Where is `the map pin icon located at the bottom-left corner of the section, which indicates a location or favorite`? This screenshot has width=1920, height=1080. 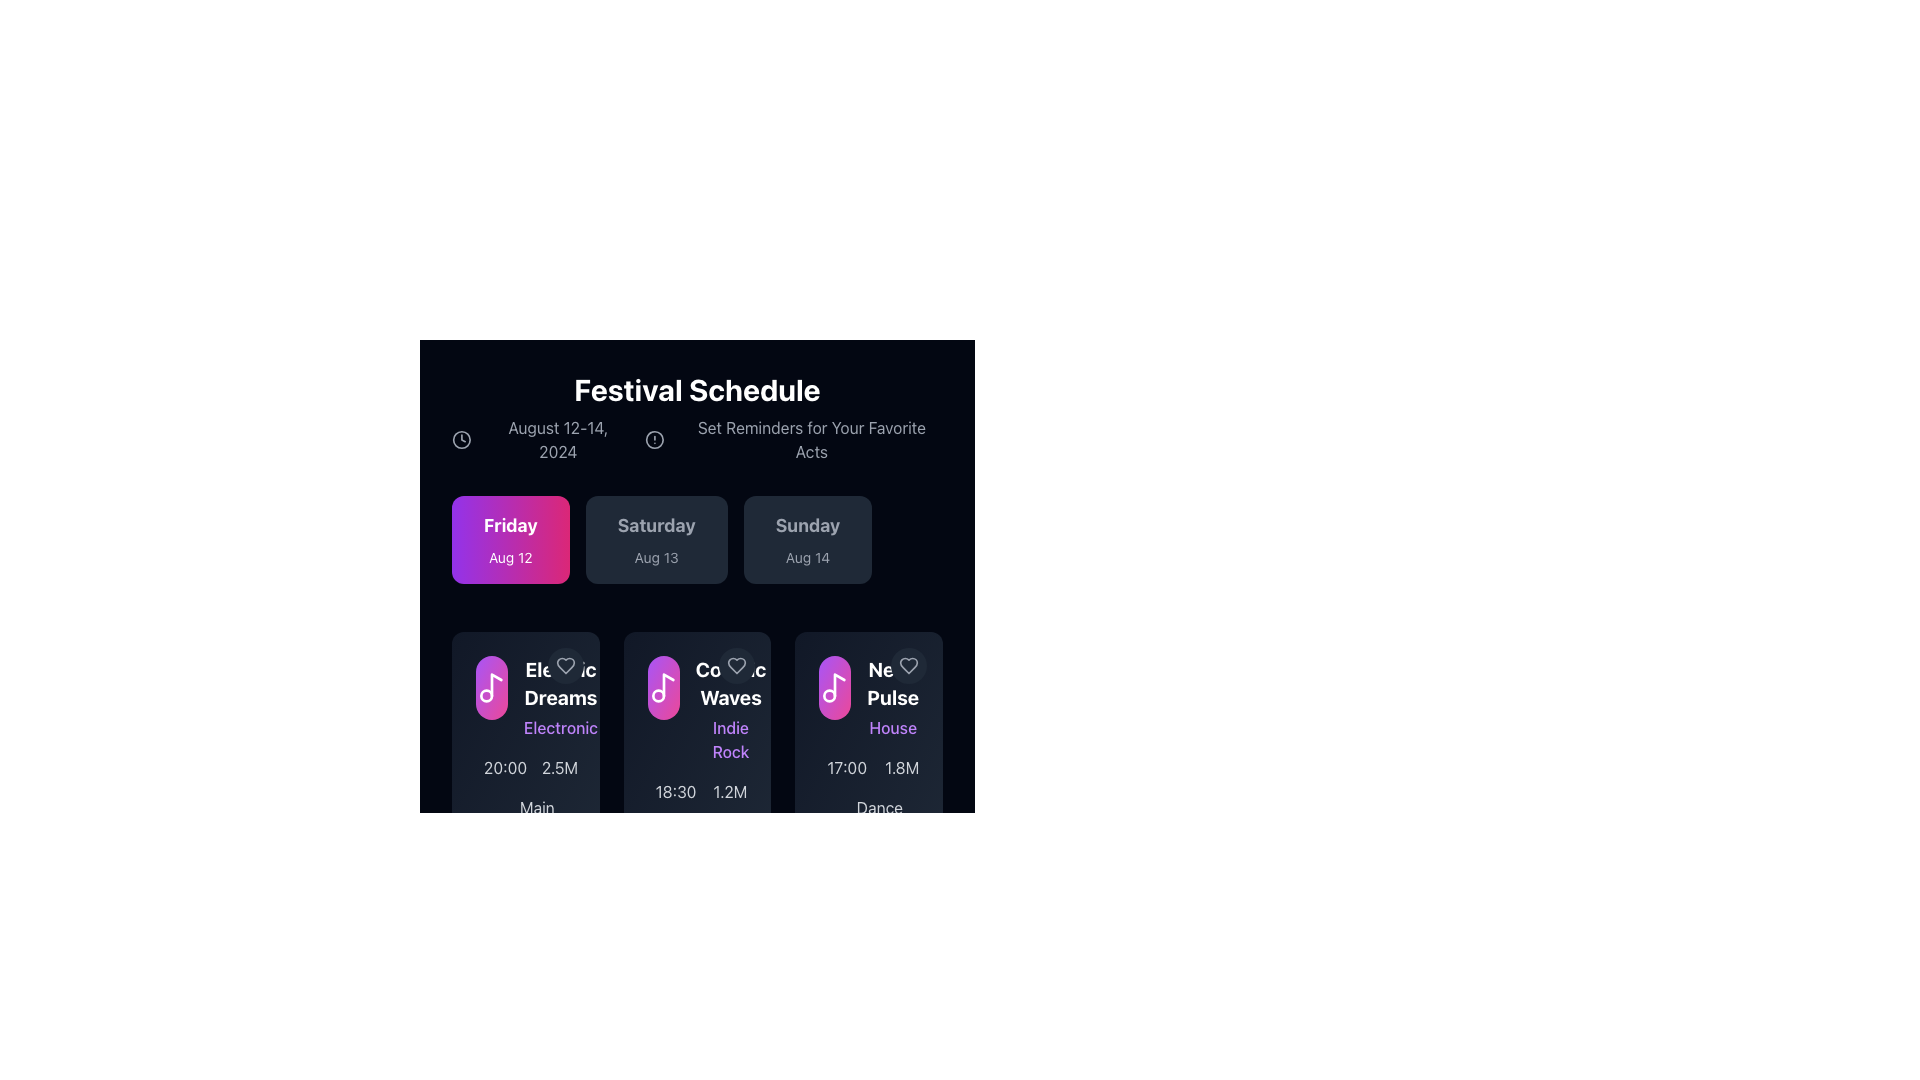
the map pin icon located at the bottom-left corner of the section, which indicates a location or favorite is located at coordinates (483, 820).